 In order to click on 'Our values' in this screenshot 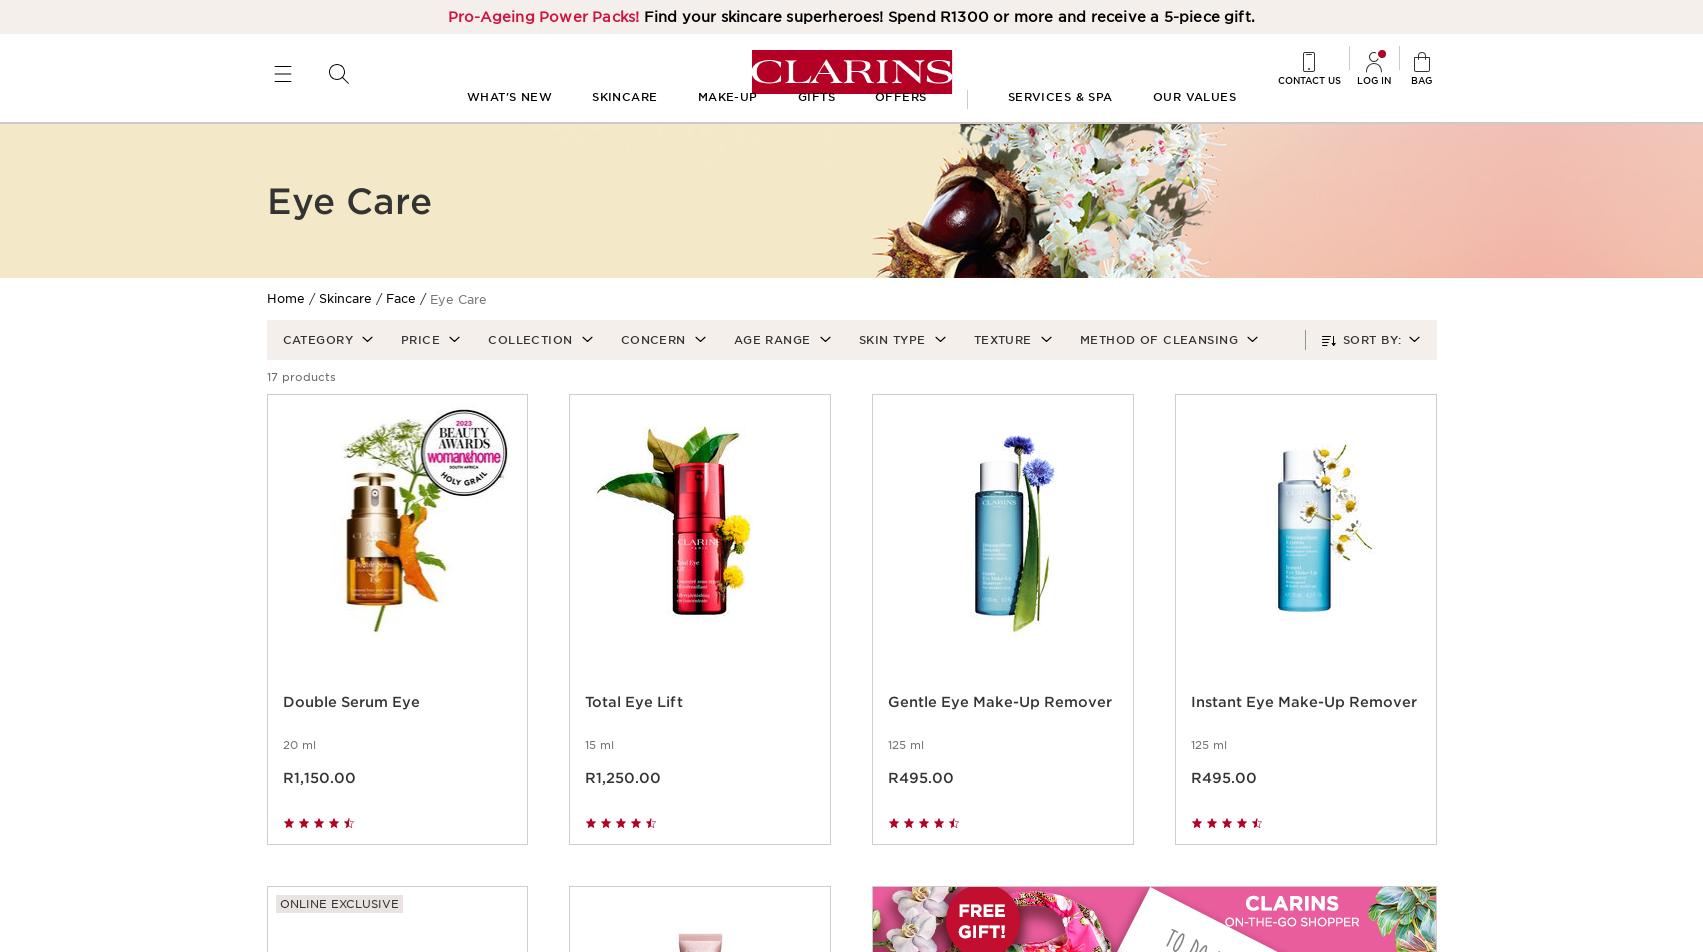, I will do `click(1192, 120)`.